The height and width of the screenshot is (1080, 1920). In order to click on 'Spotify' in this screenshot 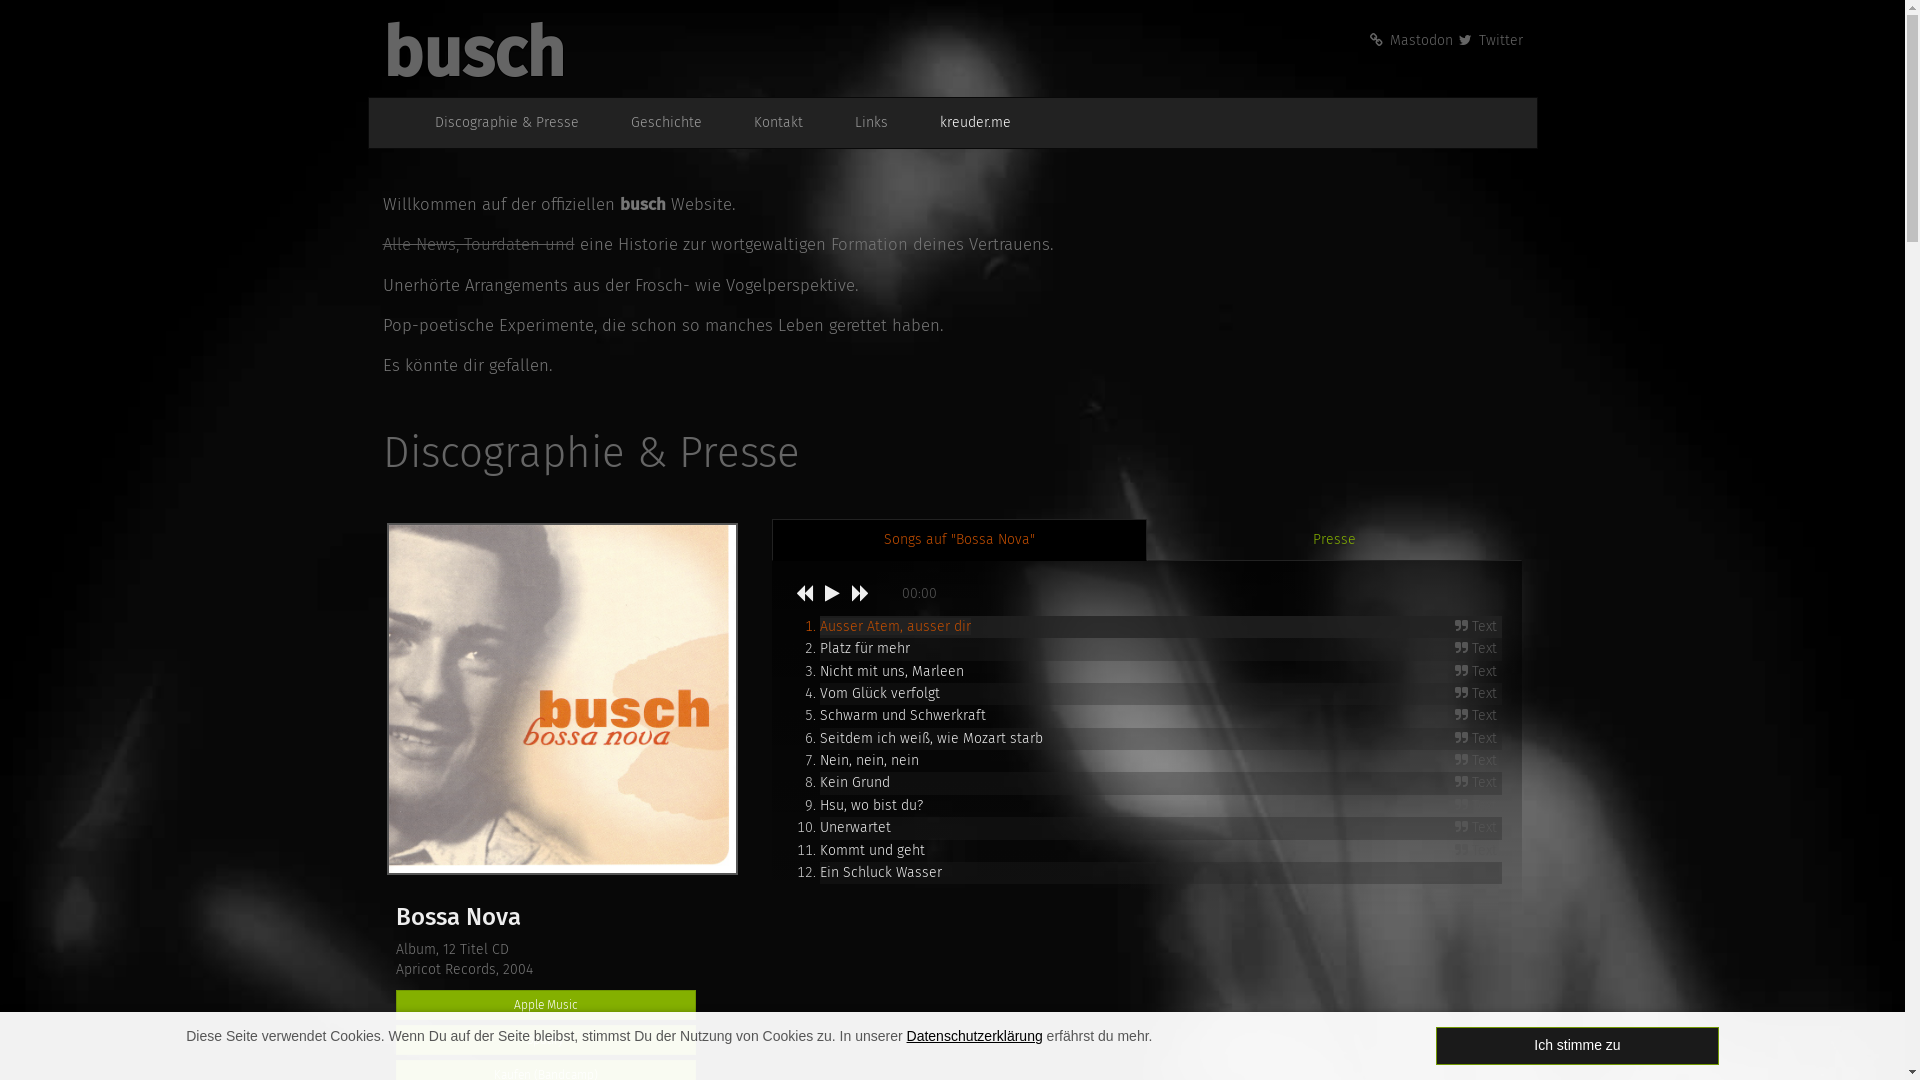, I will do `click(546, 1039)`.